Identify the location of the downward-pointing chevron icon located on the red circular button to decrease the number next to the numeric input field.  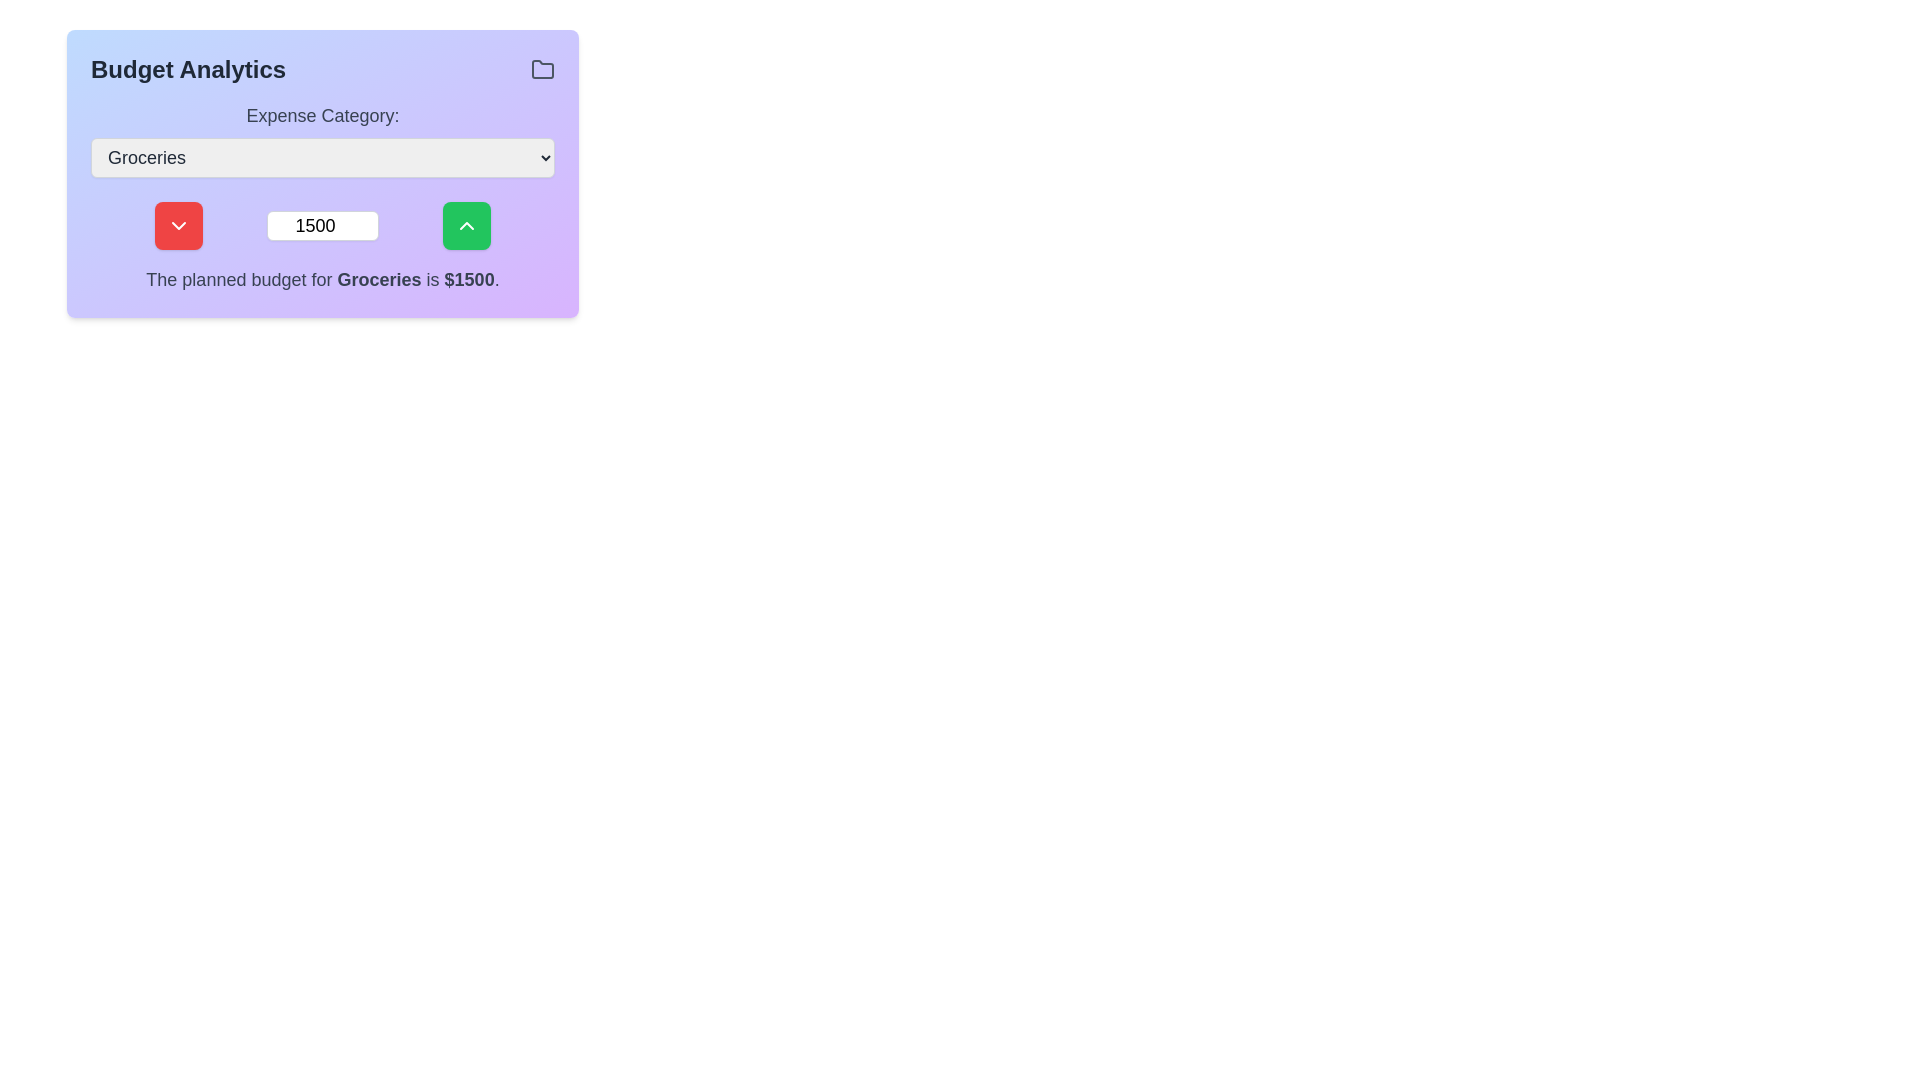
(178, 225).